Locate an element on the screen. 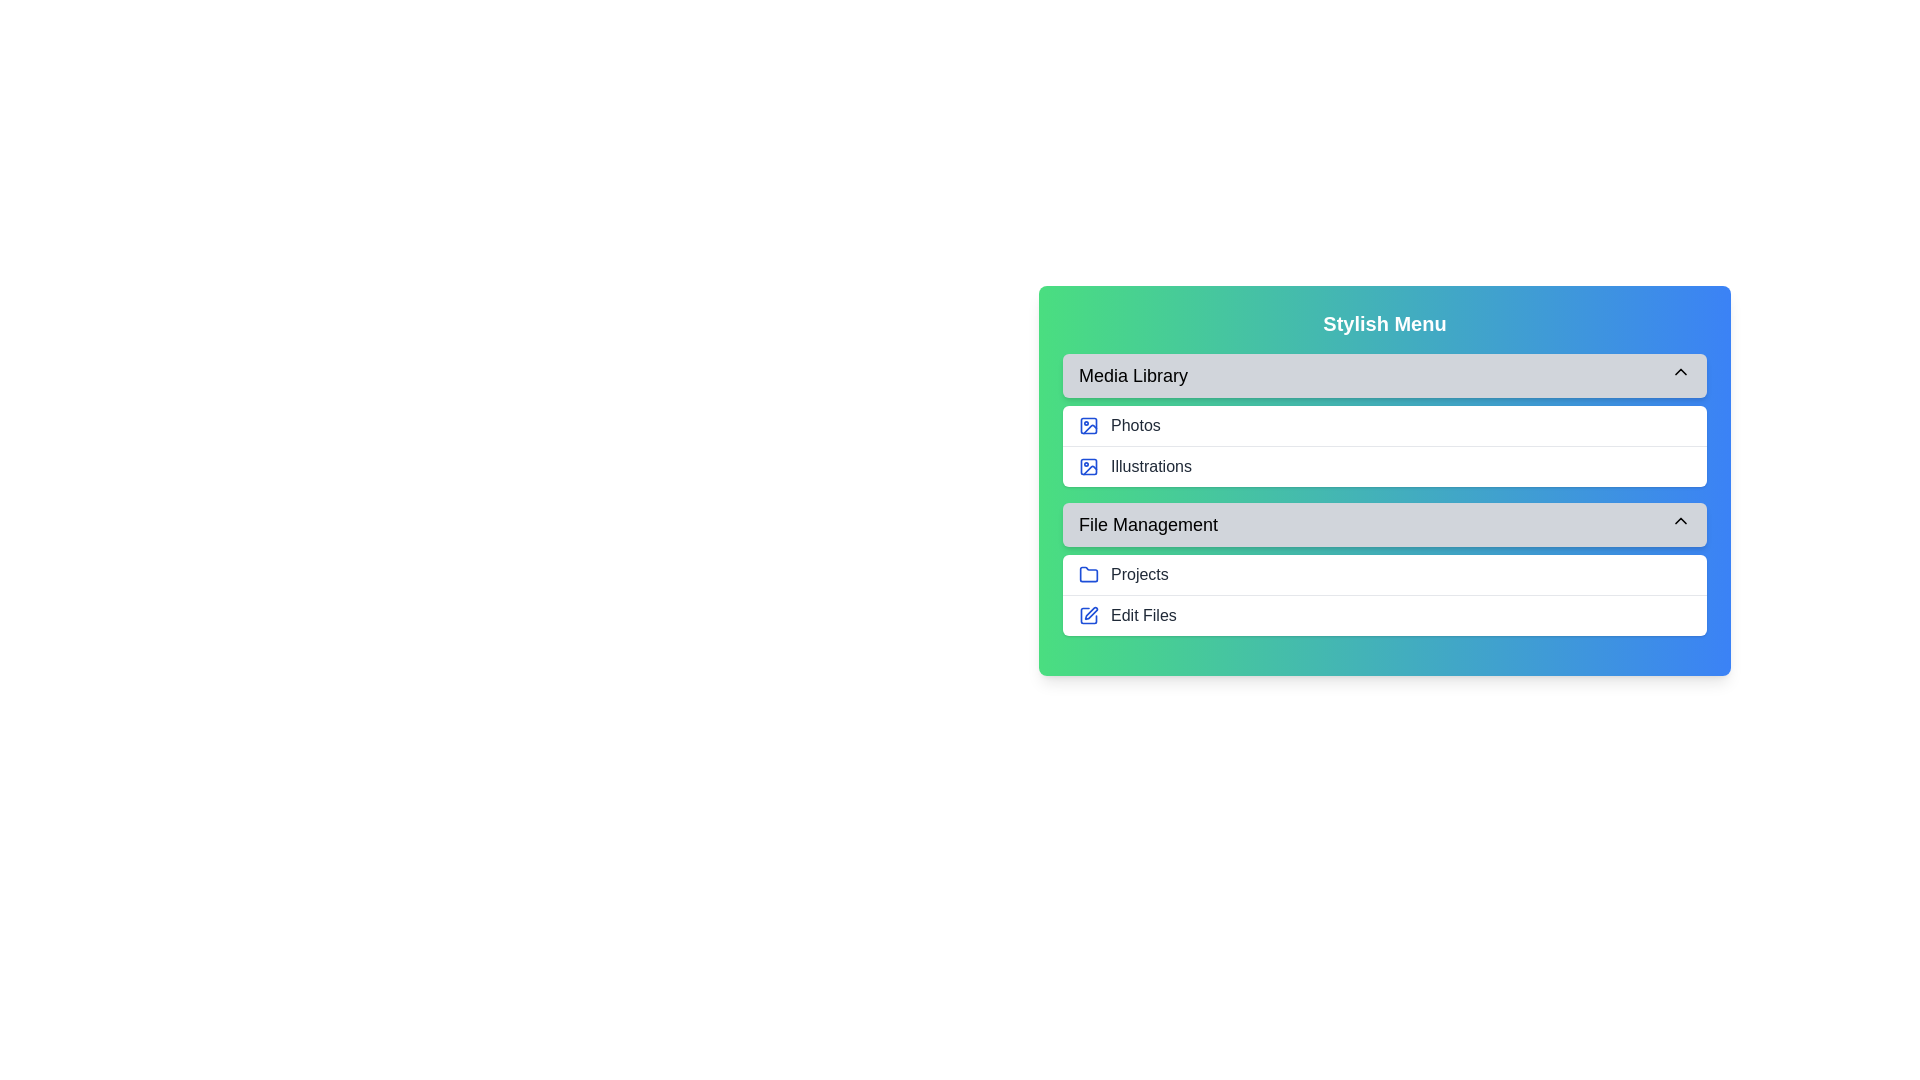 The width and height of the screenshot is (1920, 1080). the 'Illustrations' text label located in the second selectable row under the 'Media Library' section is located at coordinates (1151, 466).